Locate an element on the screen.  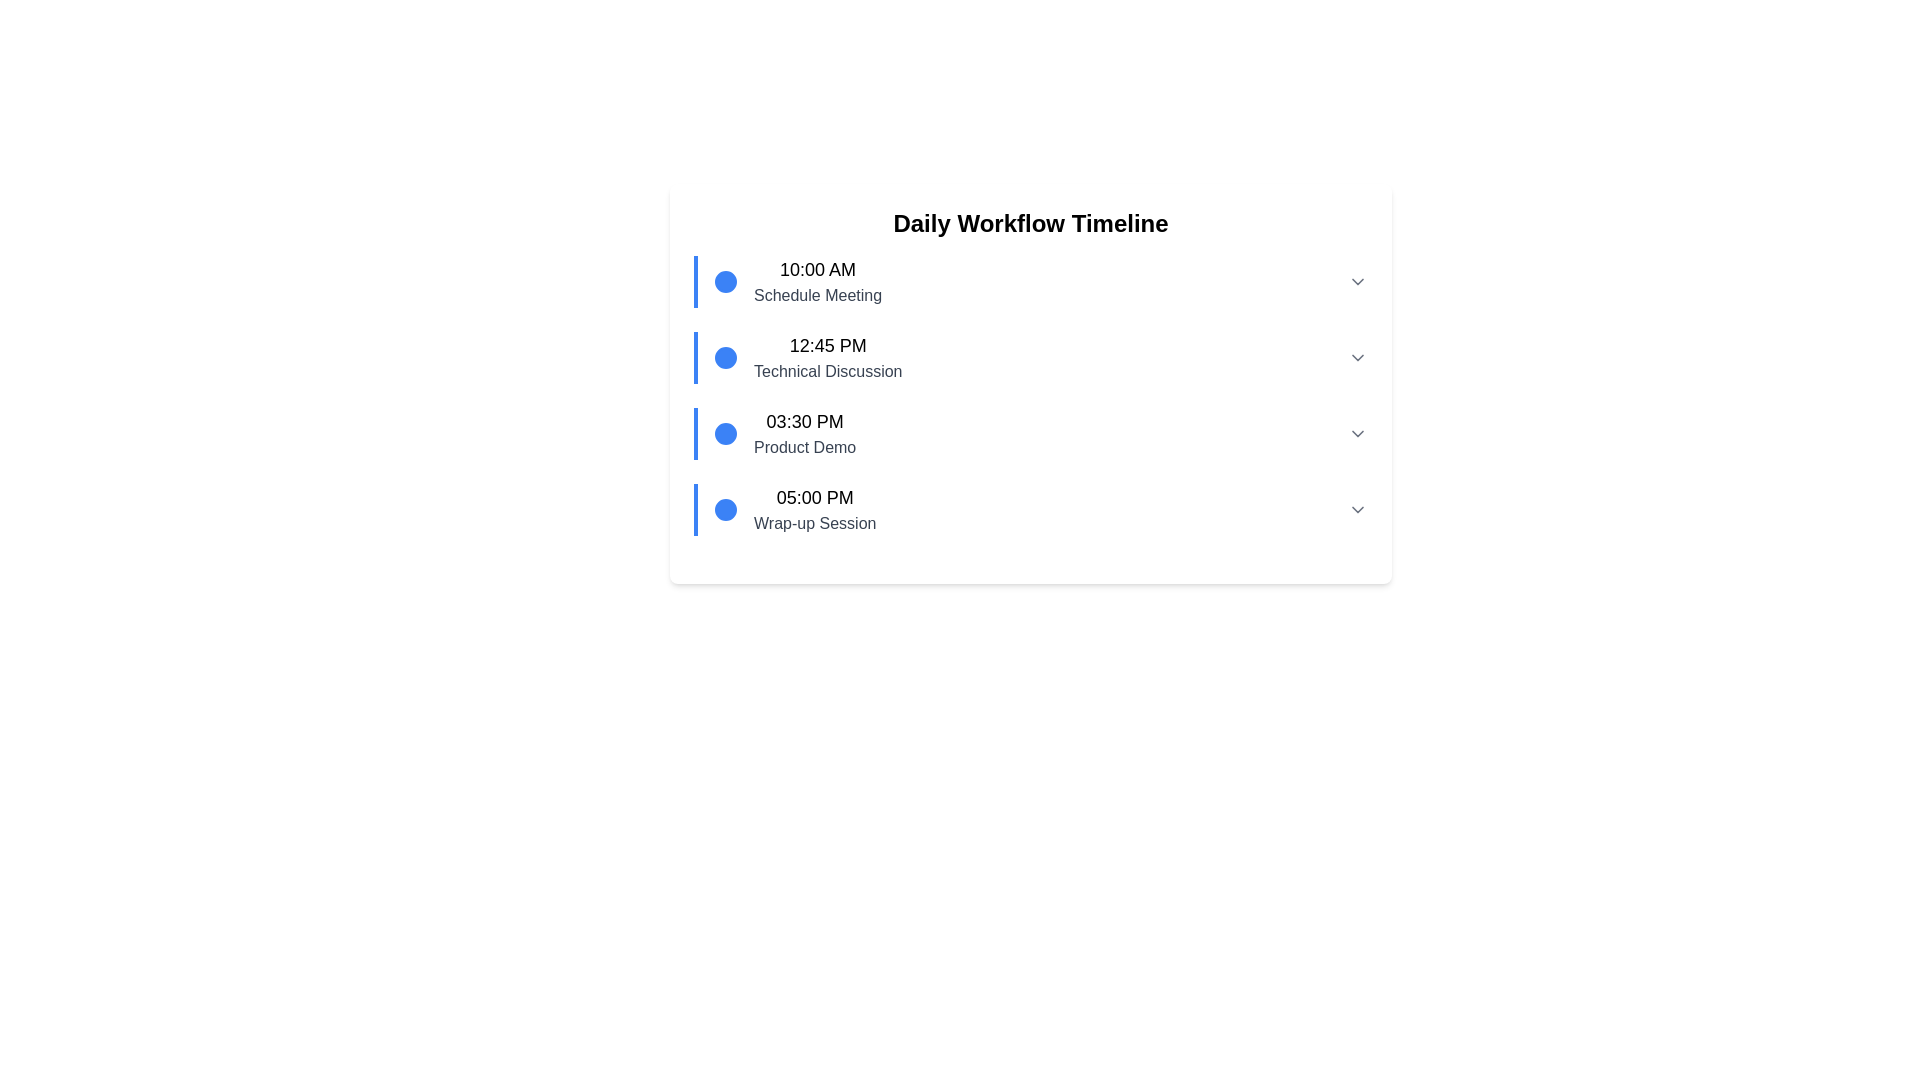
the circular blue icon located at the leftmost side of the row for '10:00 AM Schedule Meeting' is located at coordinates (724, 281).